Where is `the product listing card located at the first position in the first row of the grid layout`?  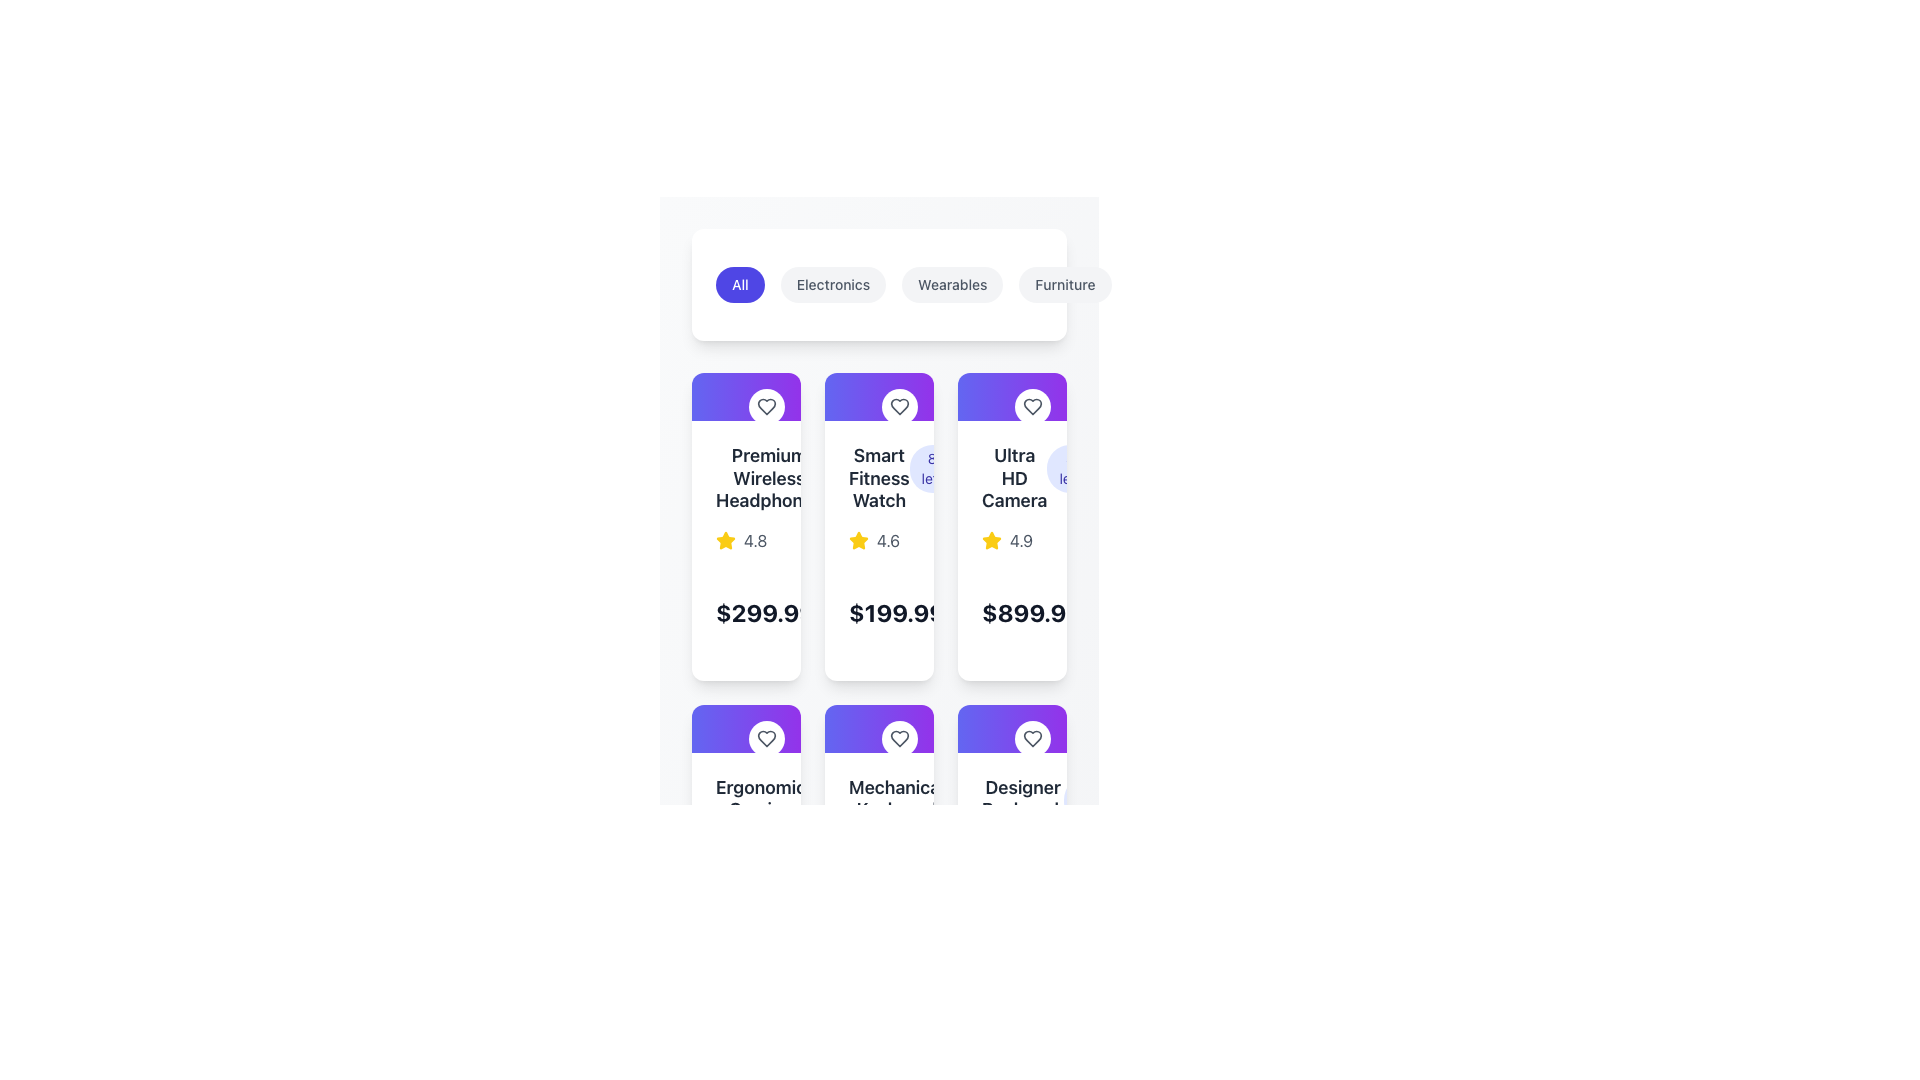
the product listing card located at the first position in the first row of the grid layout is located at coordinates (745, 525).